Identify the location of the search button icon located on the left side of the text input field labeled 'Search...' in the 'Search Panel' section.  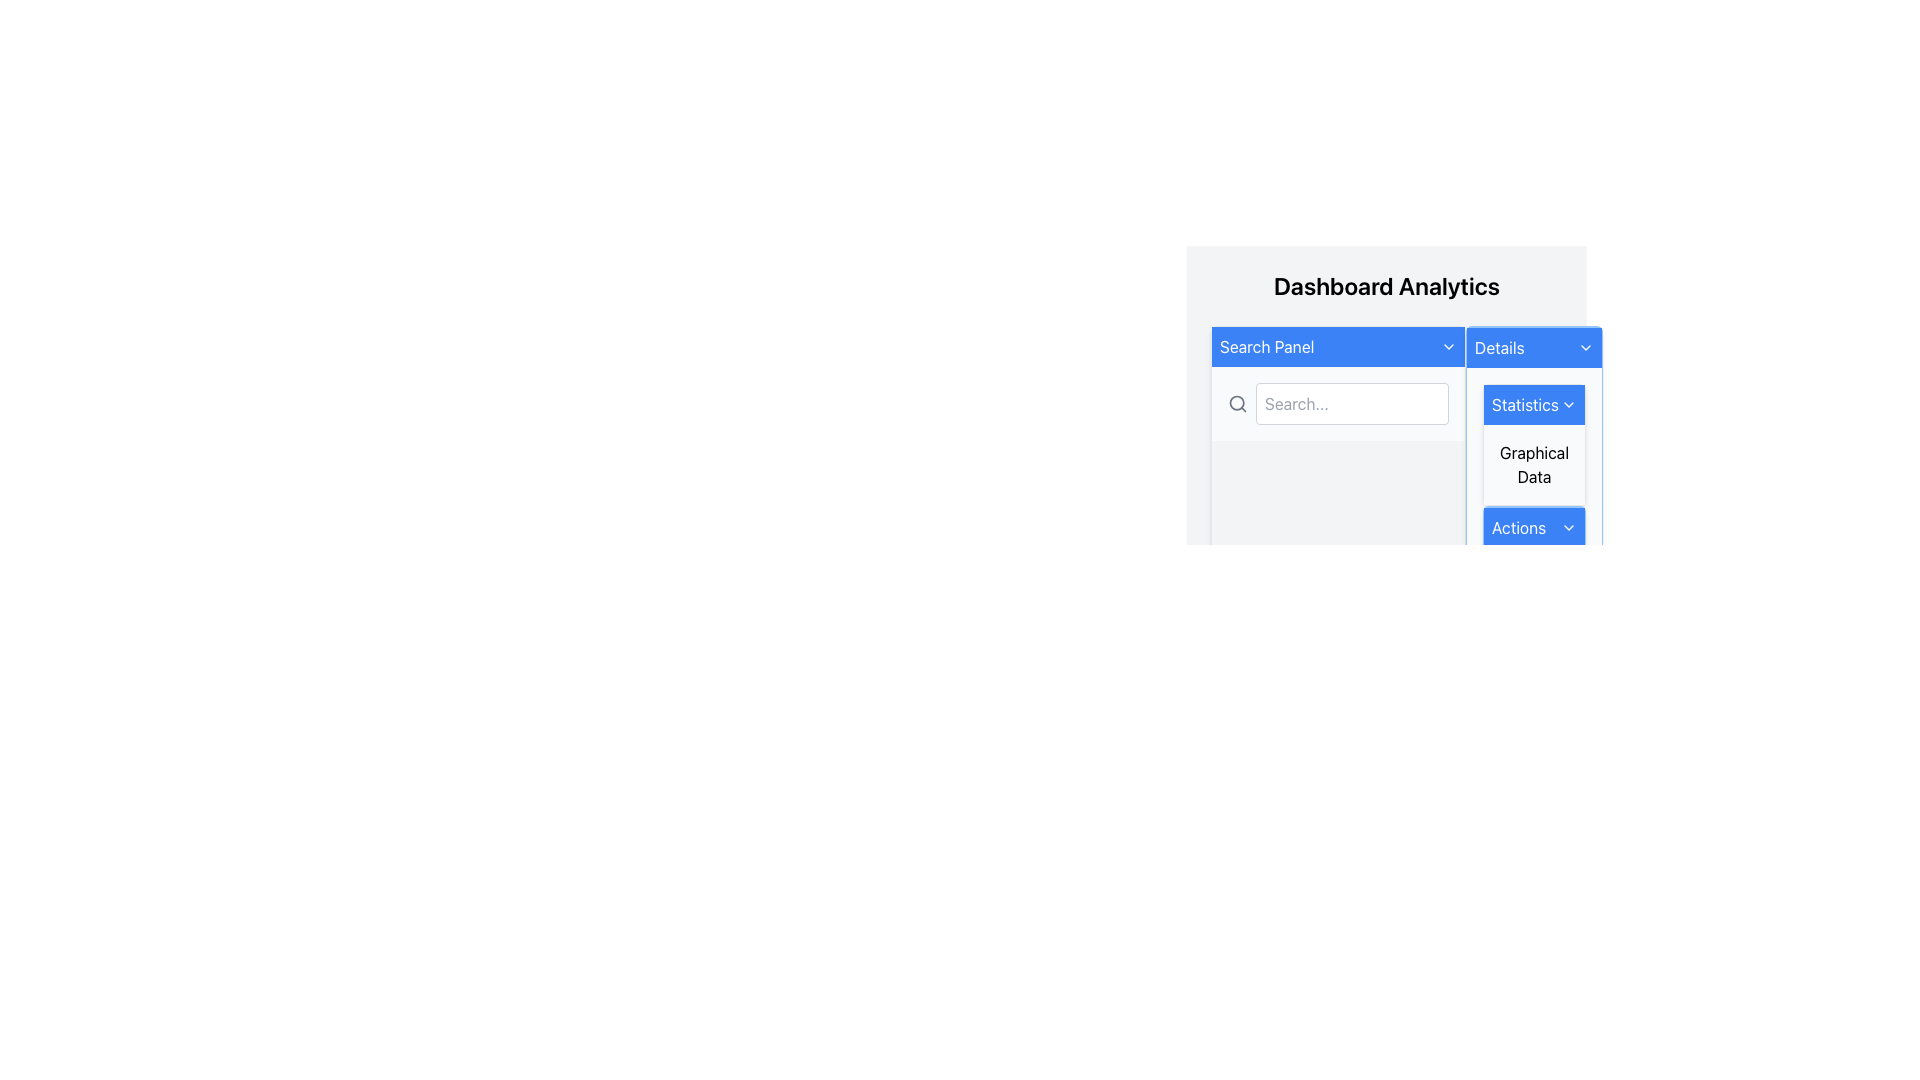
(1237, 404).